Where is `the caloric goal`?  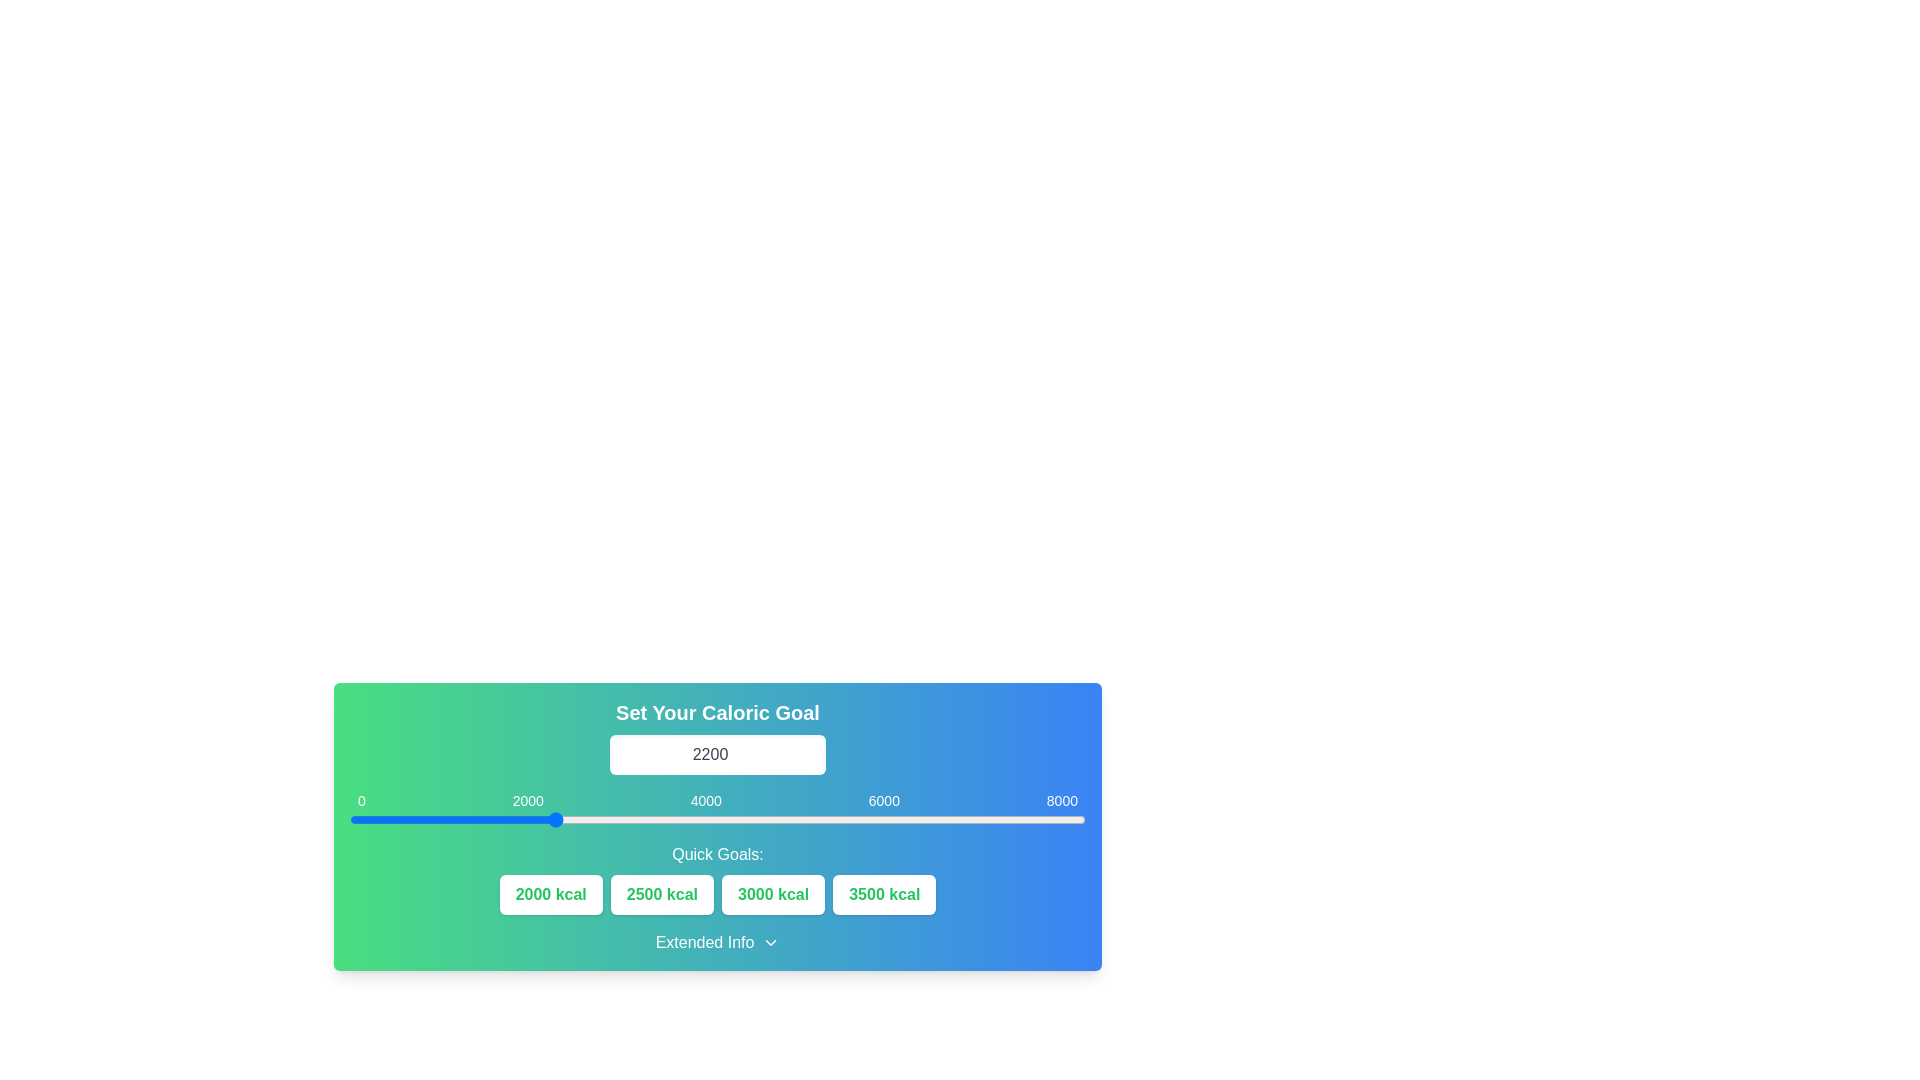
the caloric goal is located at coordinates (830, 820).